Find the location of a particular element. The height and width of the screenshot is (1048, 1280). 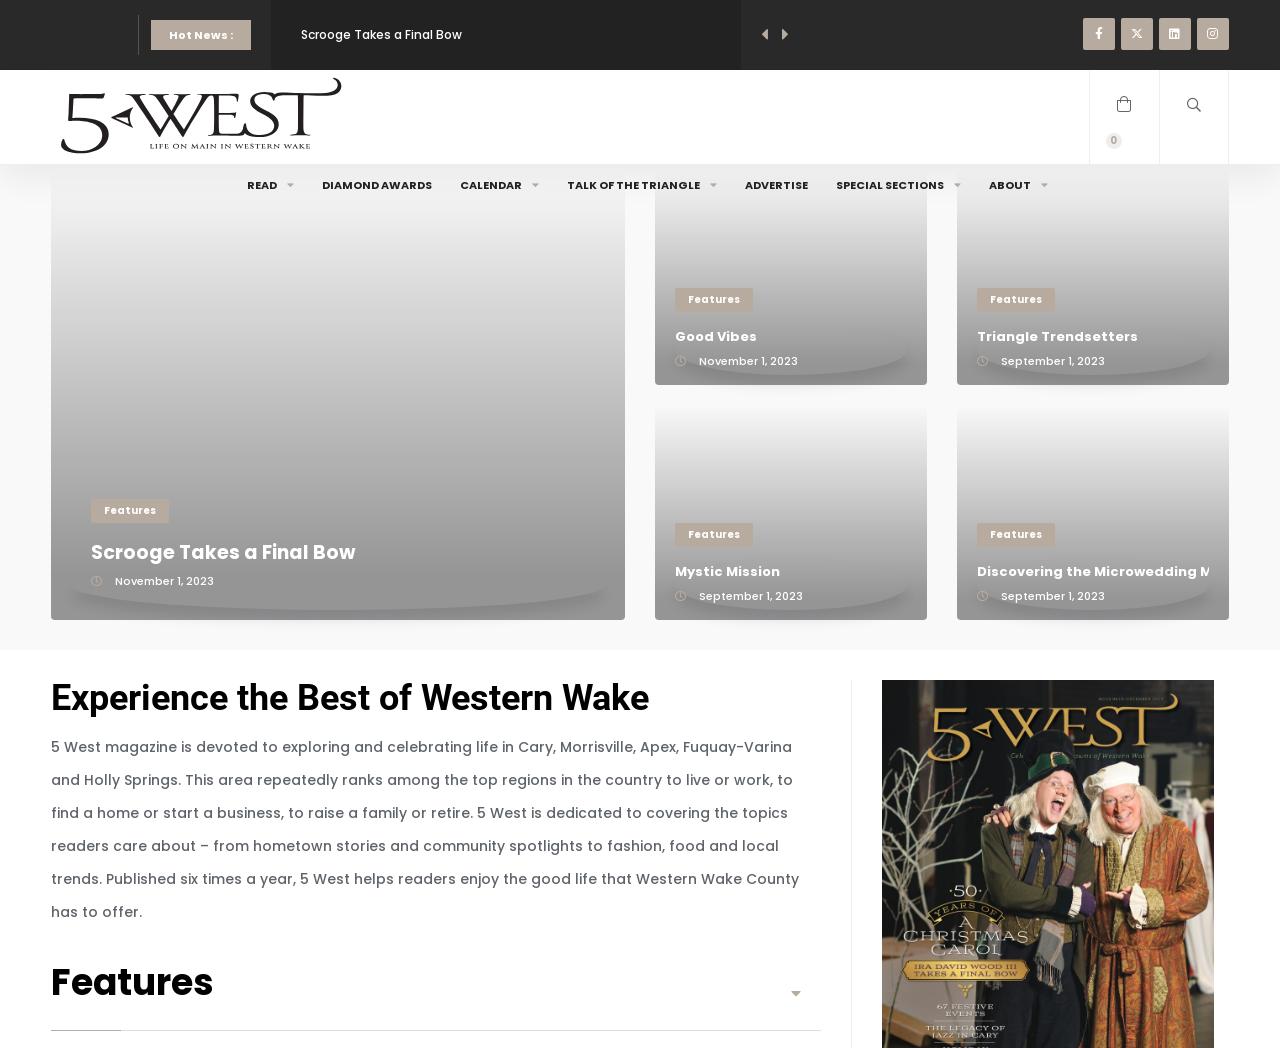

'Search' is located at coordinates (1157, 188).